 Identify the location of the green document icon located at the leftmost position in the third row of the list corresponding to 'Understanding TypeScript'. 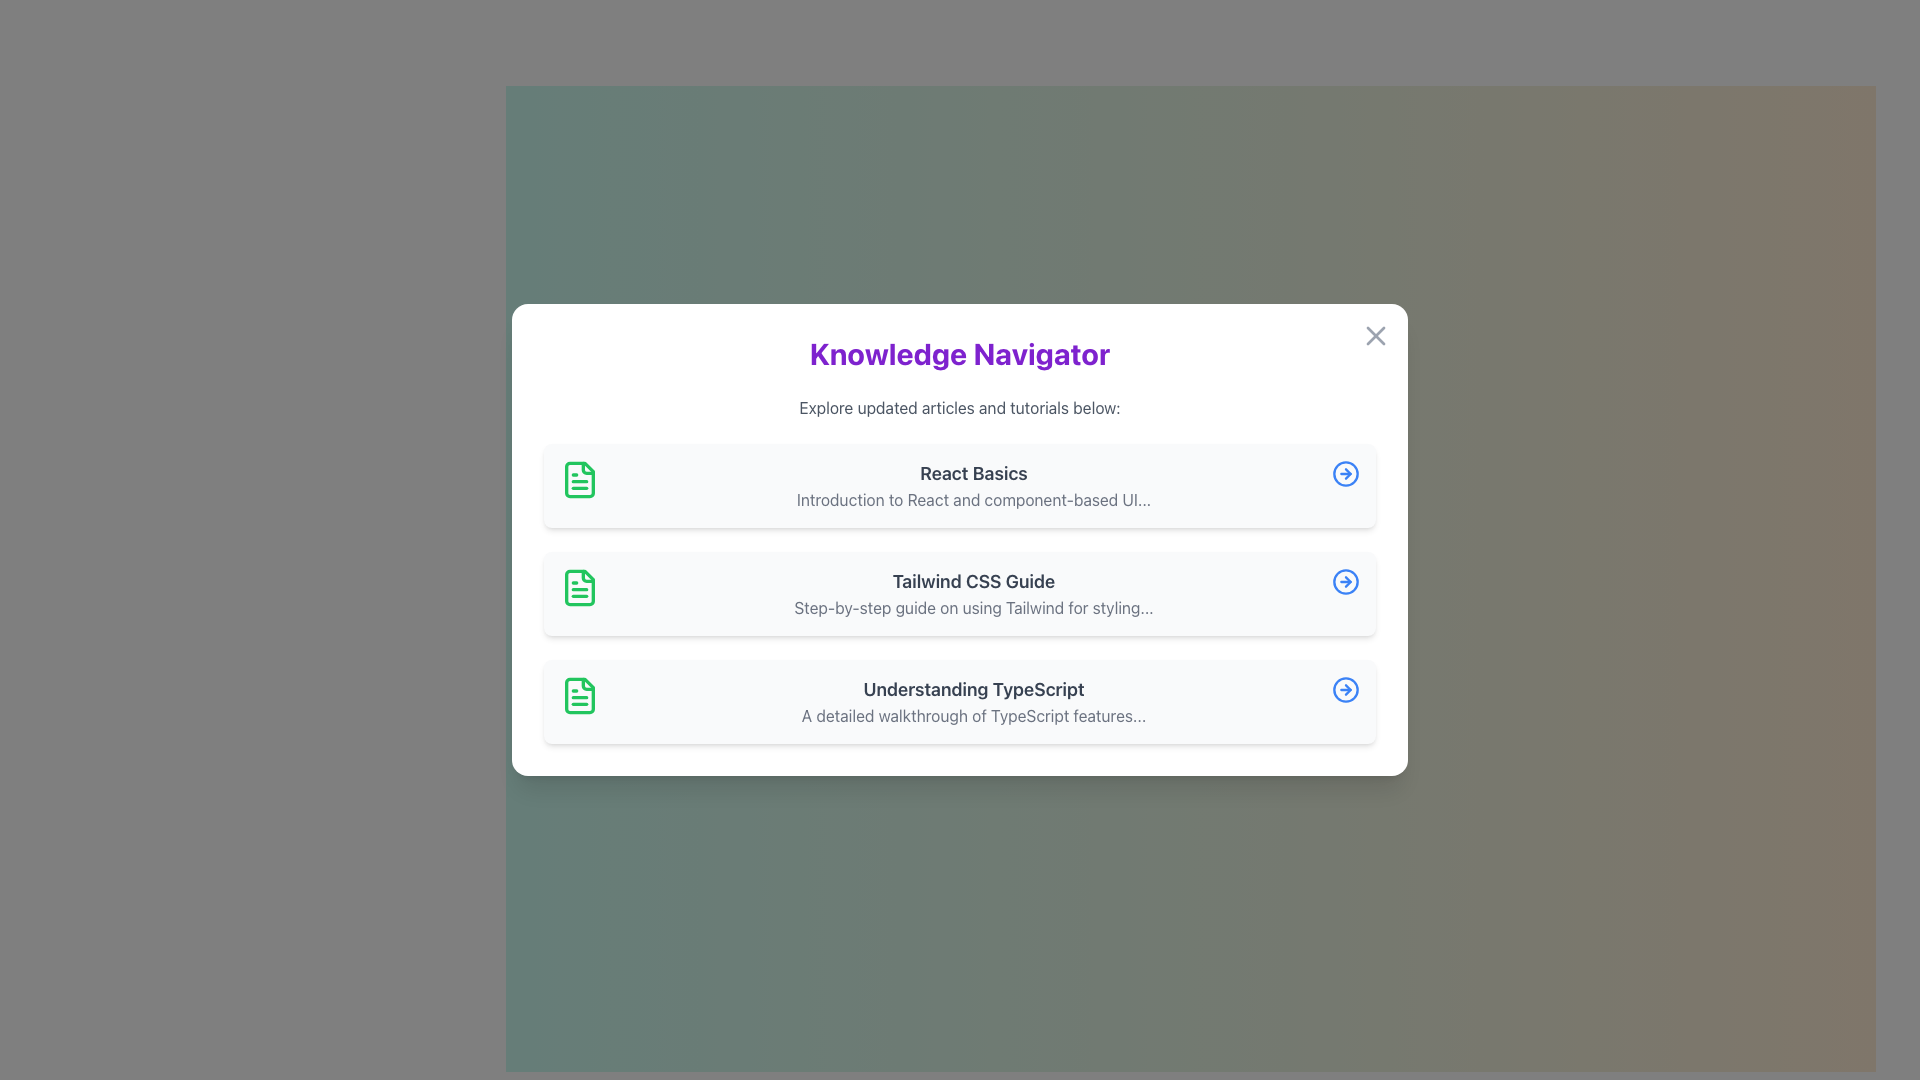
(579, 694).